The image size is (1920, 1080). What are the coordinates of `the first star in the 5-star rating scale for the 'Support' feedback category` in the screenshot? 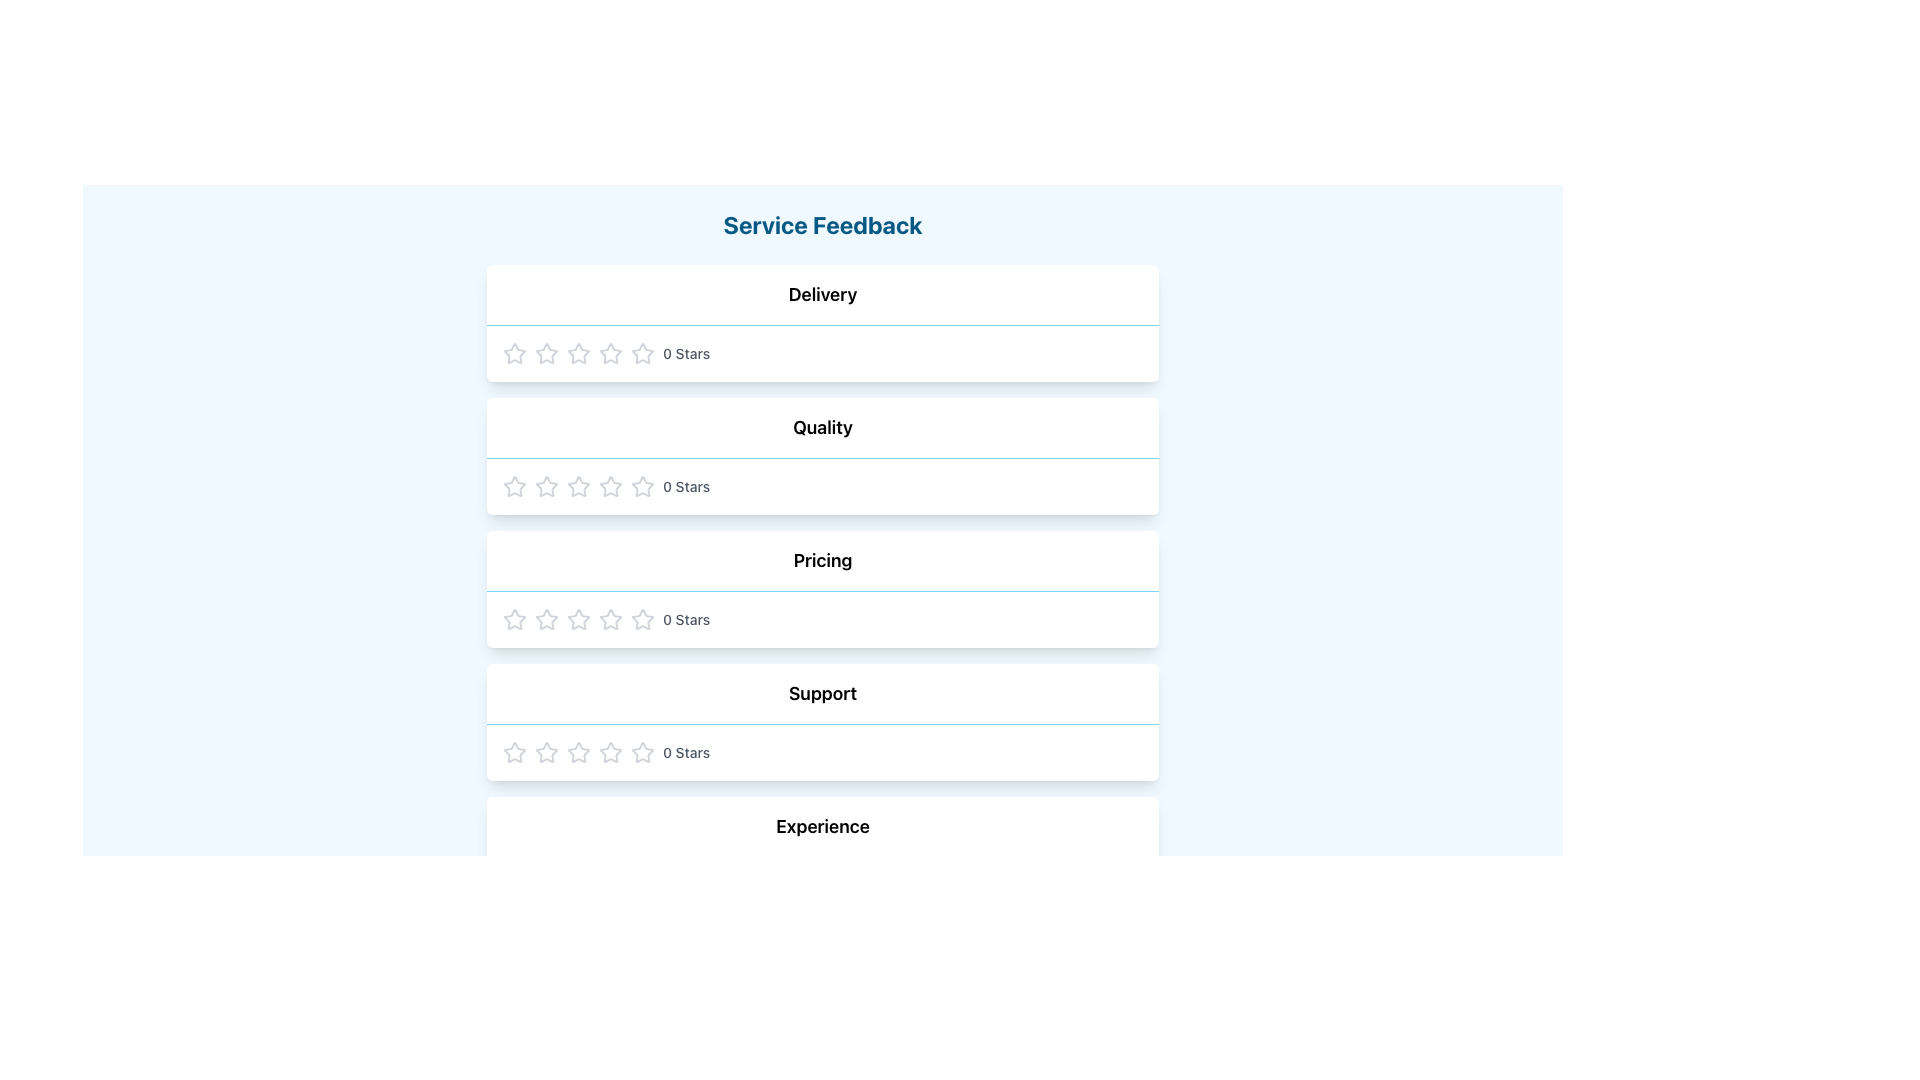 It's located at (514, 752).